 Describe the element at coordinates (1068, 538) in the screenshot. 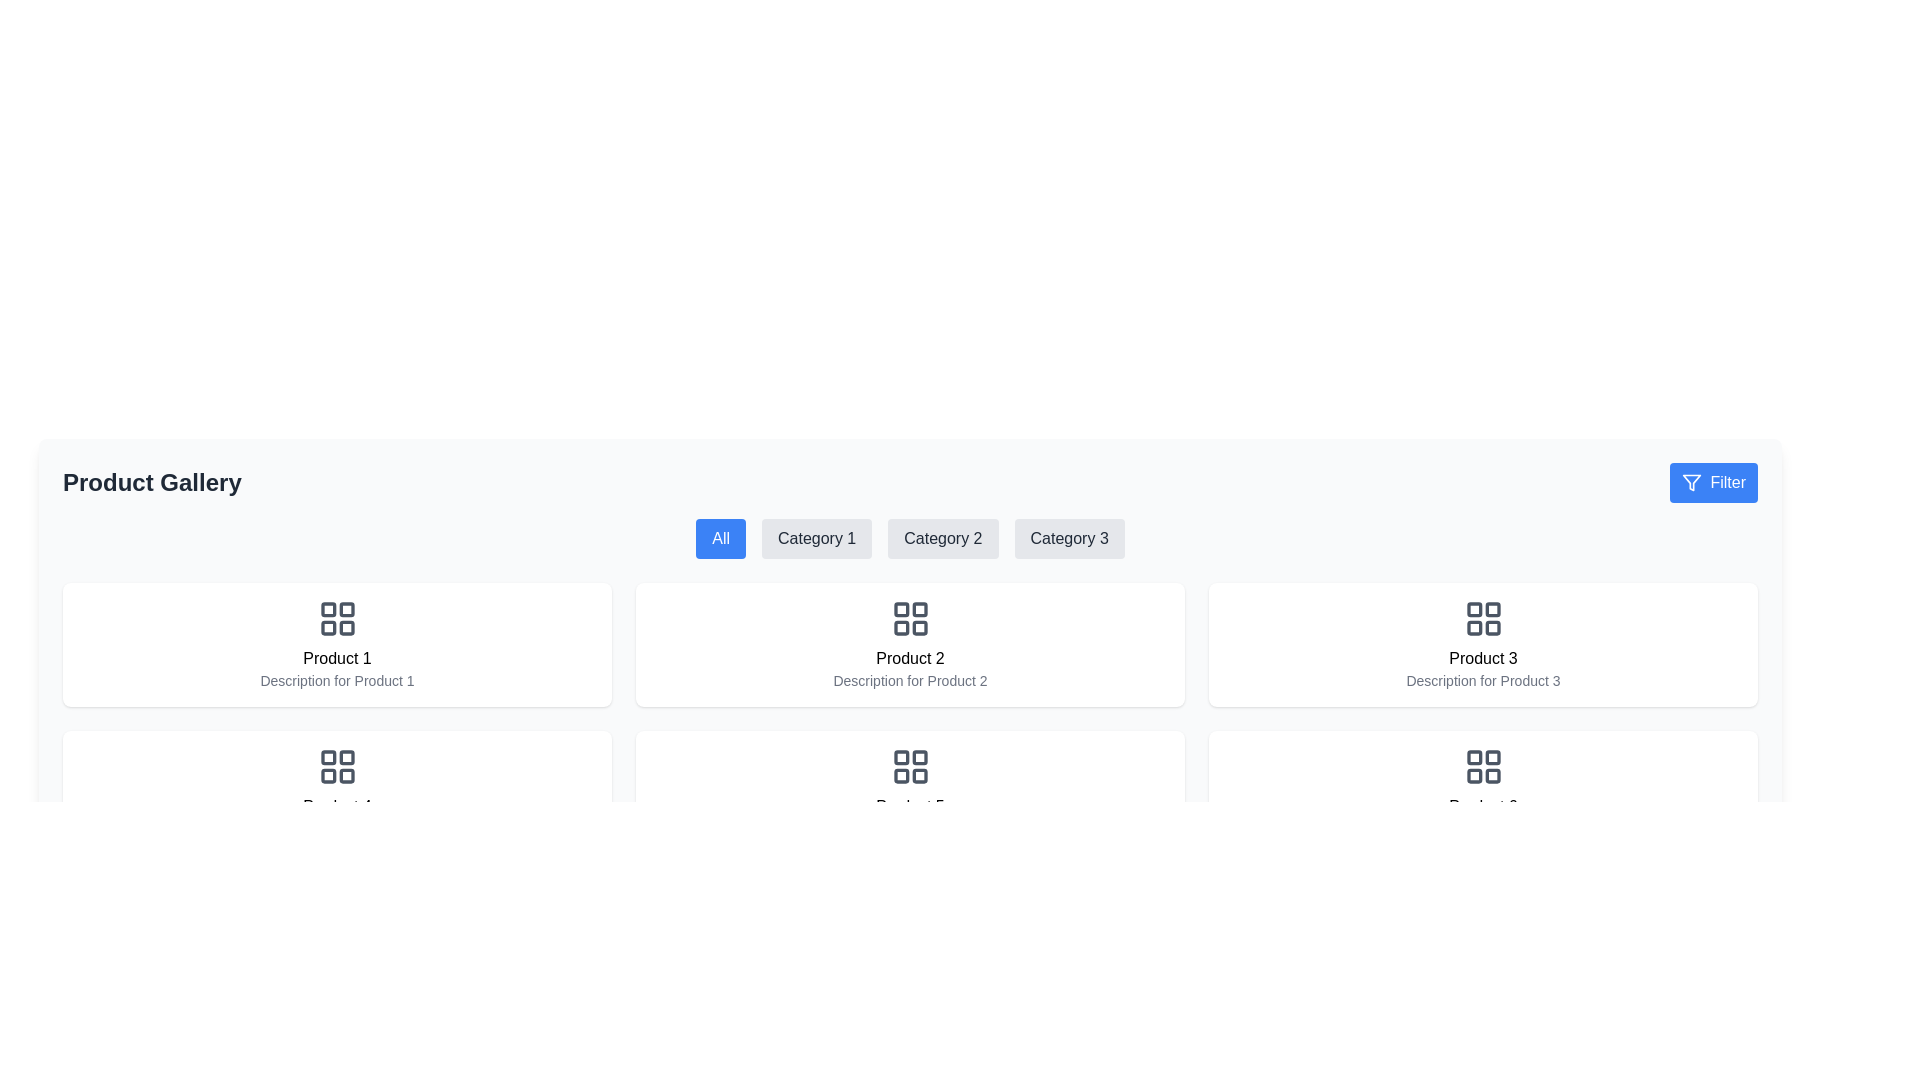

I see `the 'Category 3' filter button located in the center-right of the product filter section` at that location.